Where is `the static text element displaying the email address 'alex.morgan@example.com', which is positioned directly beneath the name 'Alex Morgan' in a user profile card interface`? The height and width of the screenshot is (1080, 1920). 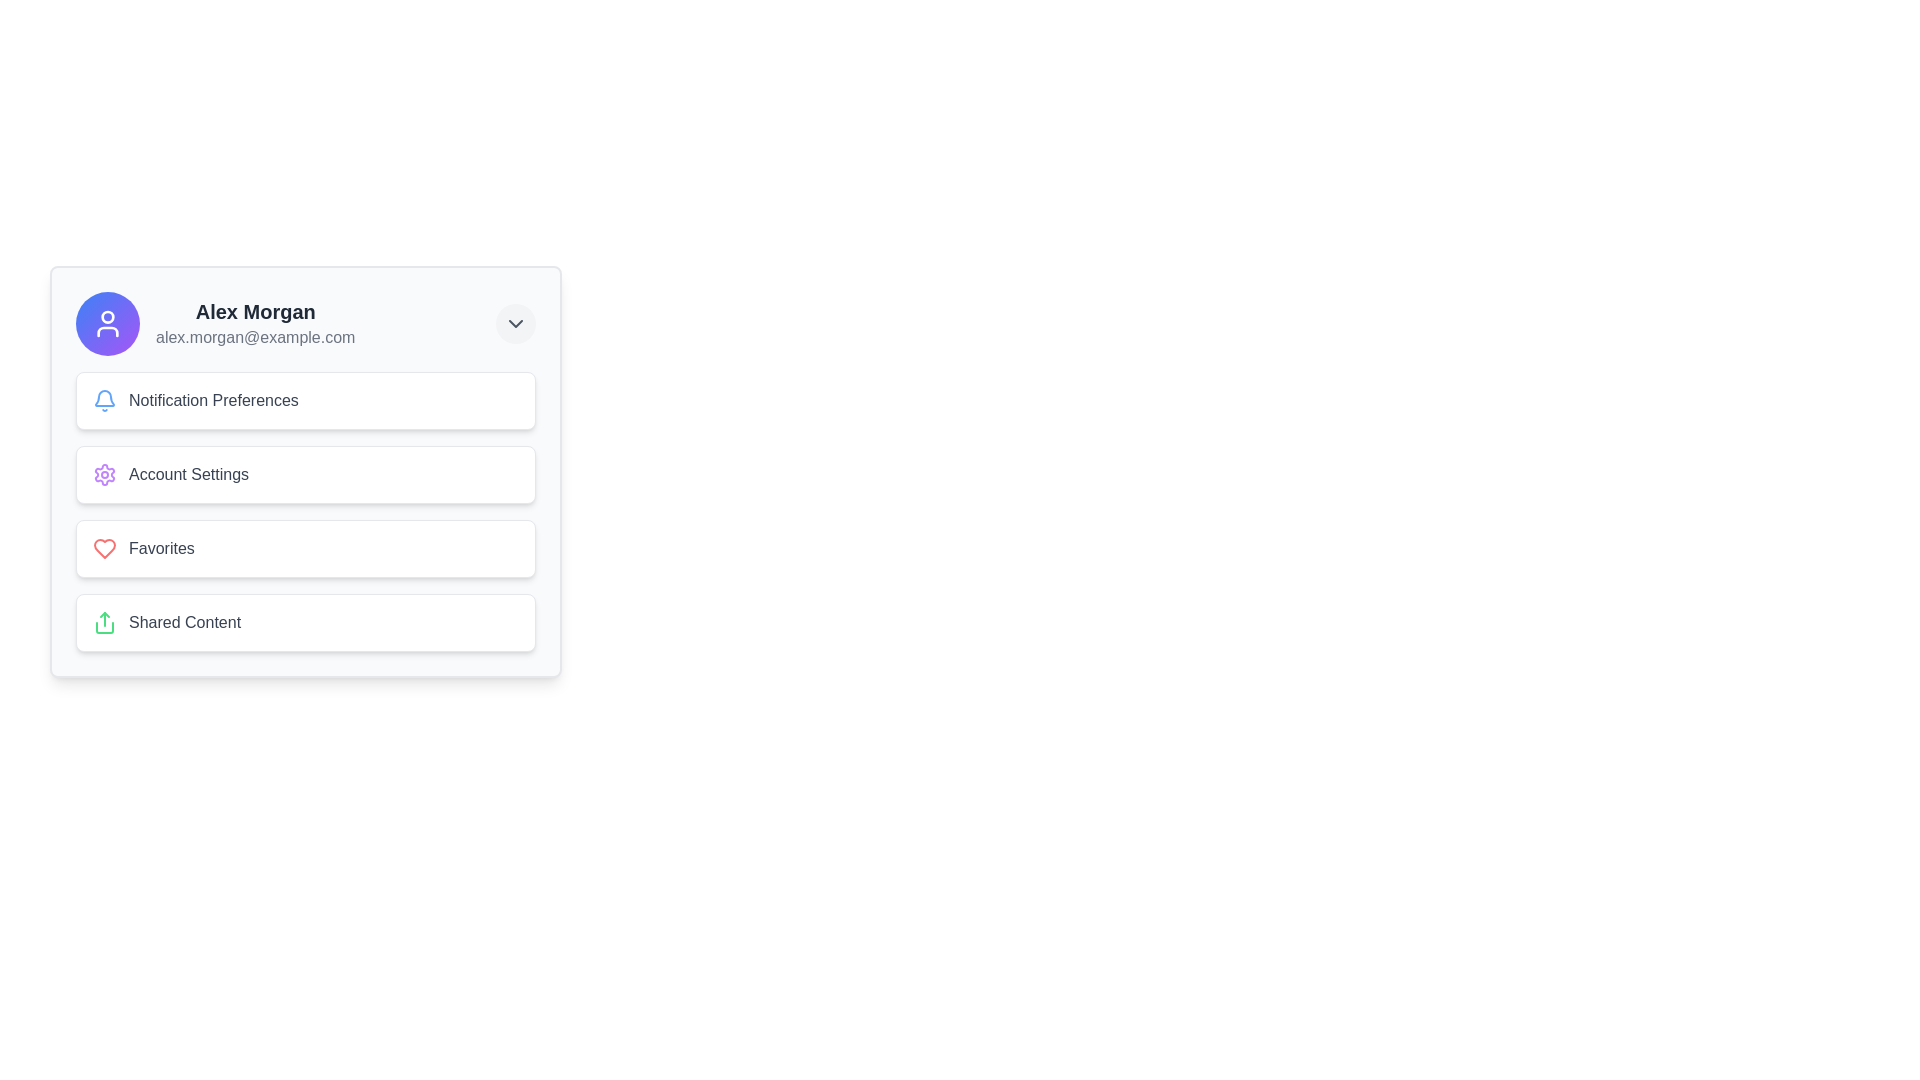 the static text element displaying the email address 'alex.morgan@example.com', which is positioned directly beneath the name 'Alex Morgan' in a user profile card interface is located at coordinates (254, 337).